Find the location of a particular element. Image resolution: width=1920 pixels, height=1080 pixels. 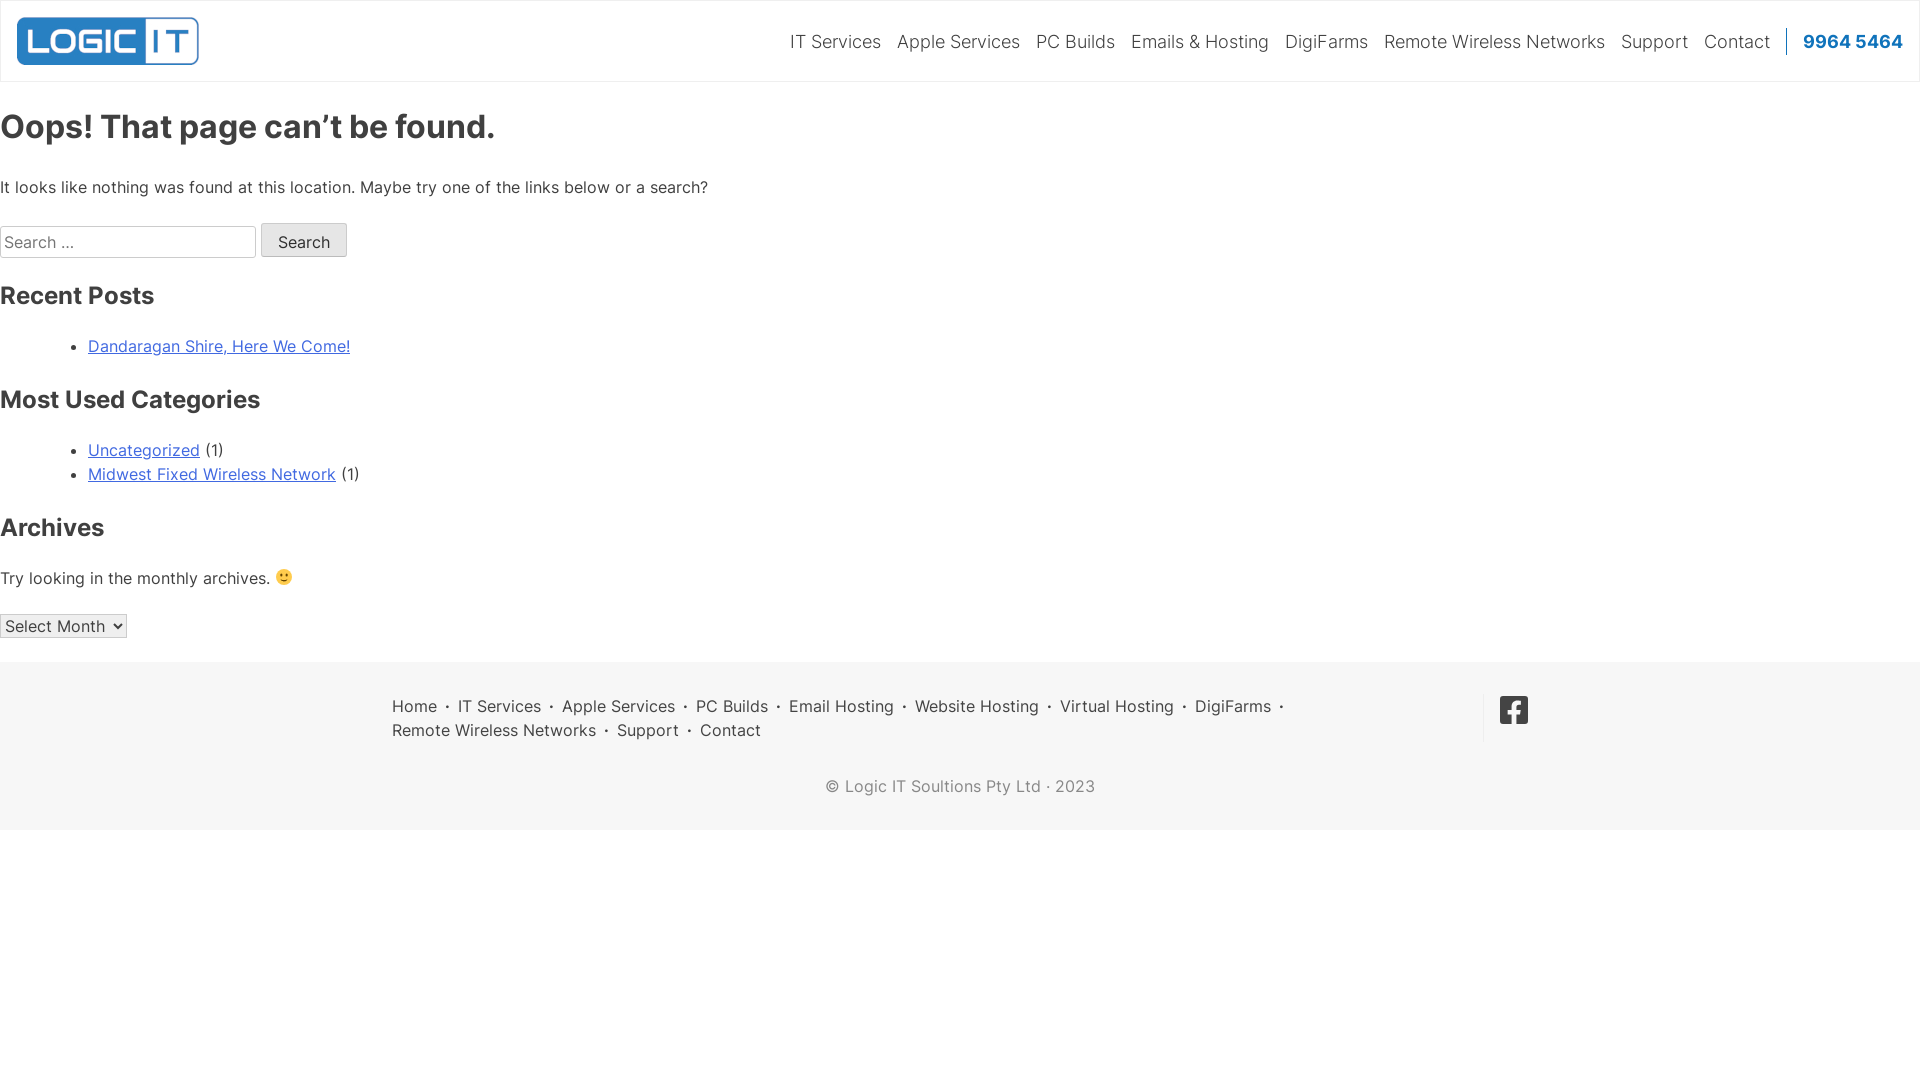

'Apple Services' is located at coordinates (560, 704).